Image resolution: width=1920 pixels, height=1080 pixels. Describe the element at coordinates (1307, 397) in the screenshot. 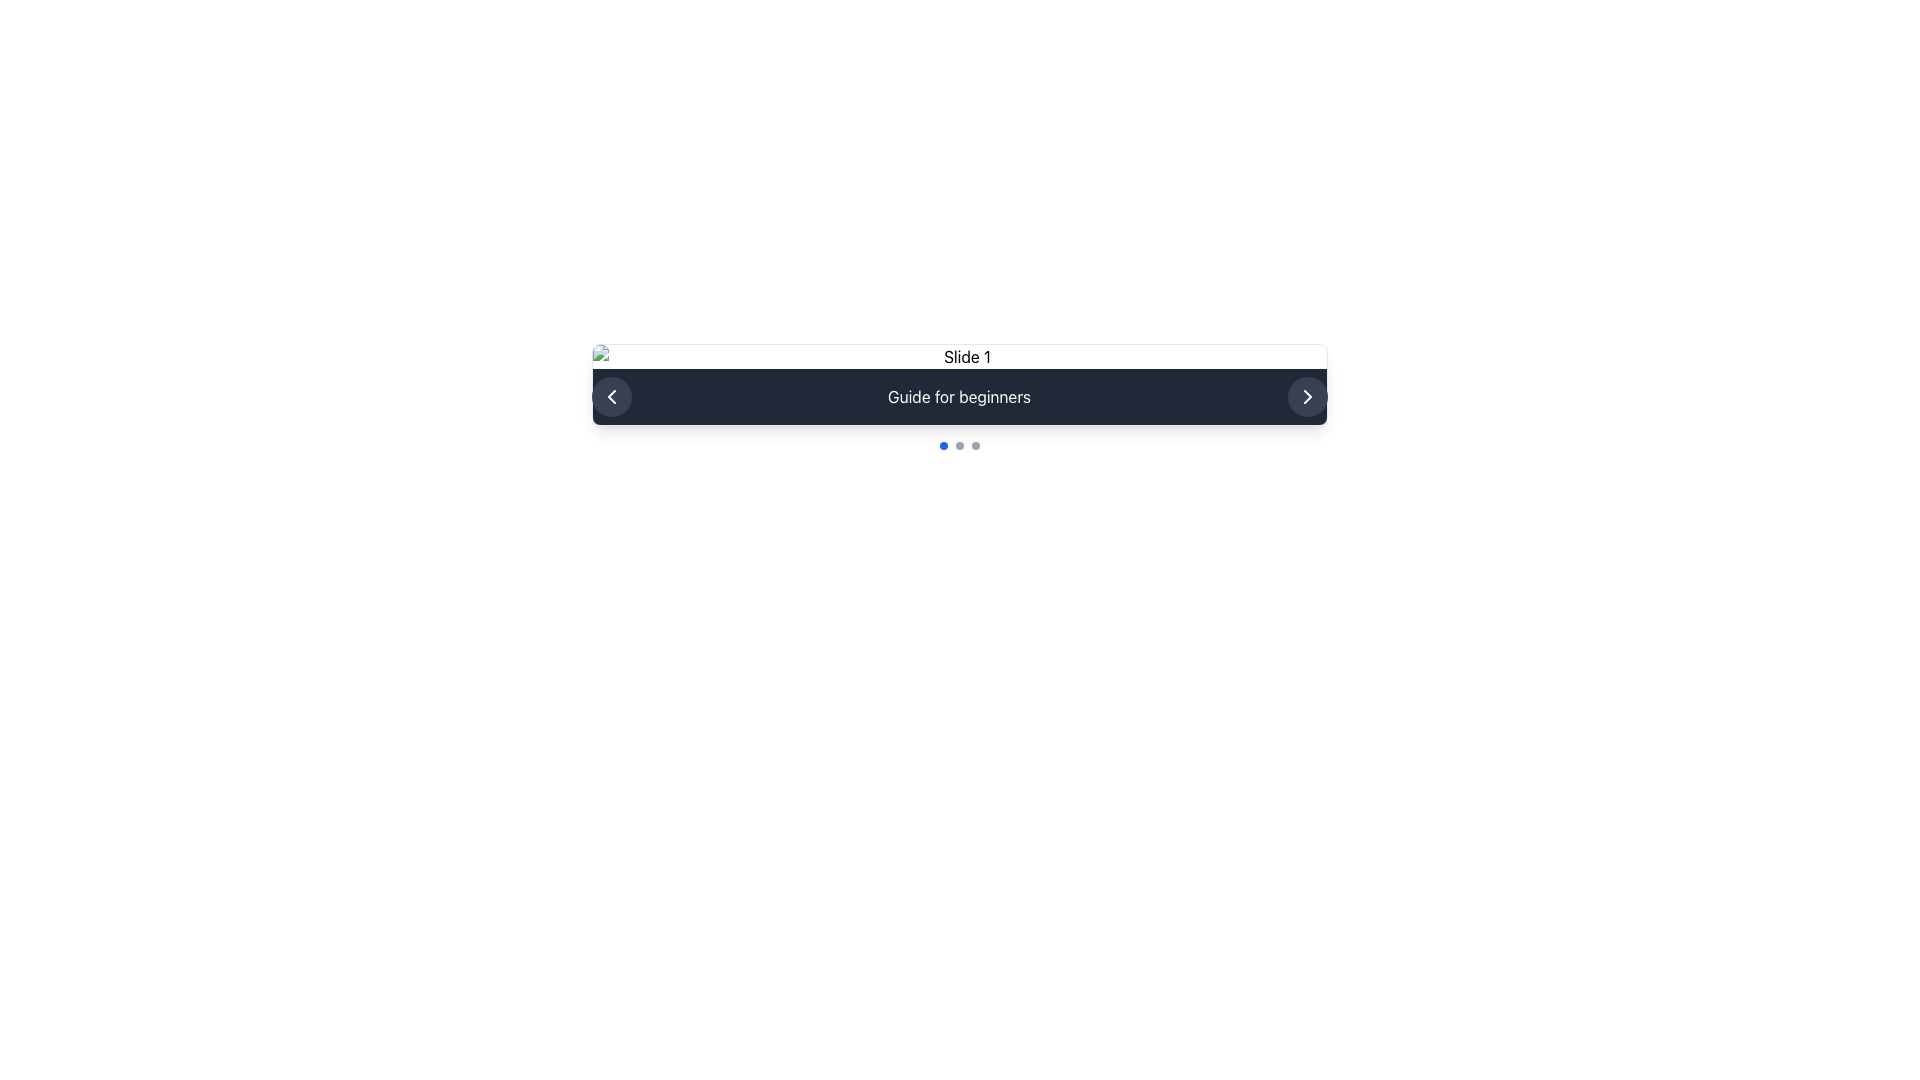

I see `the right-facing chevron icon located inside a circular button on the right side of the navigation bar` at that location.